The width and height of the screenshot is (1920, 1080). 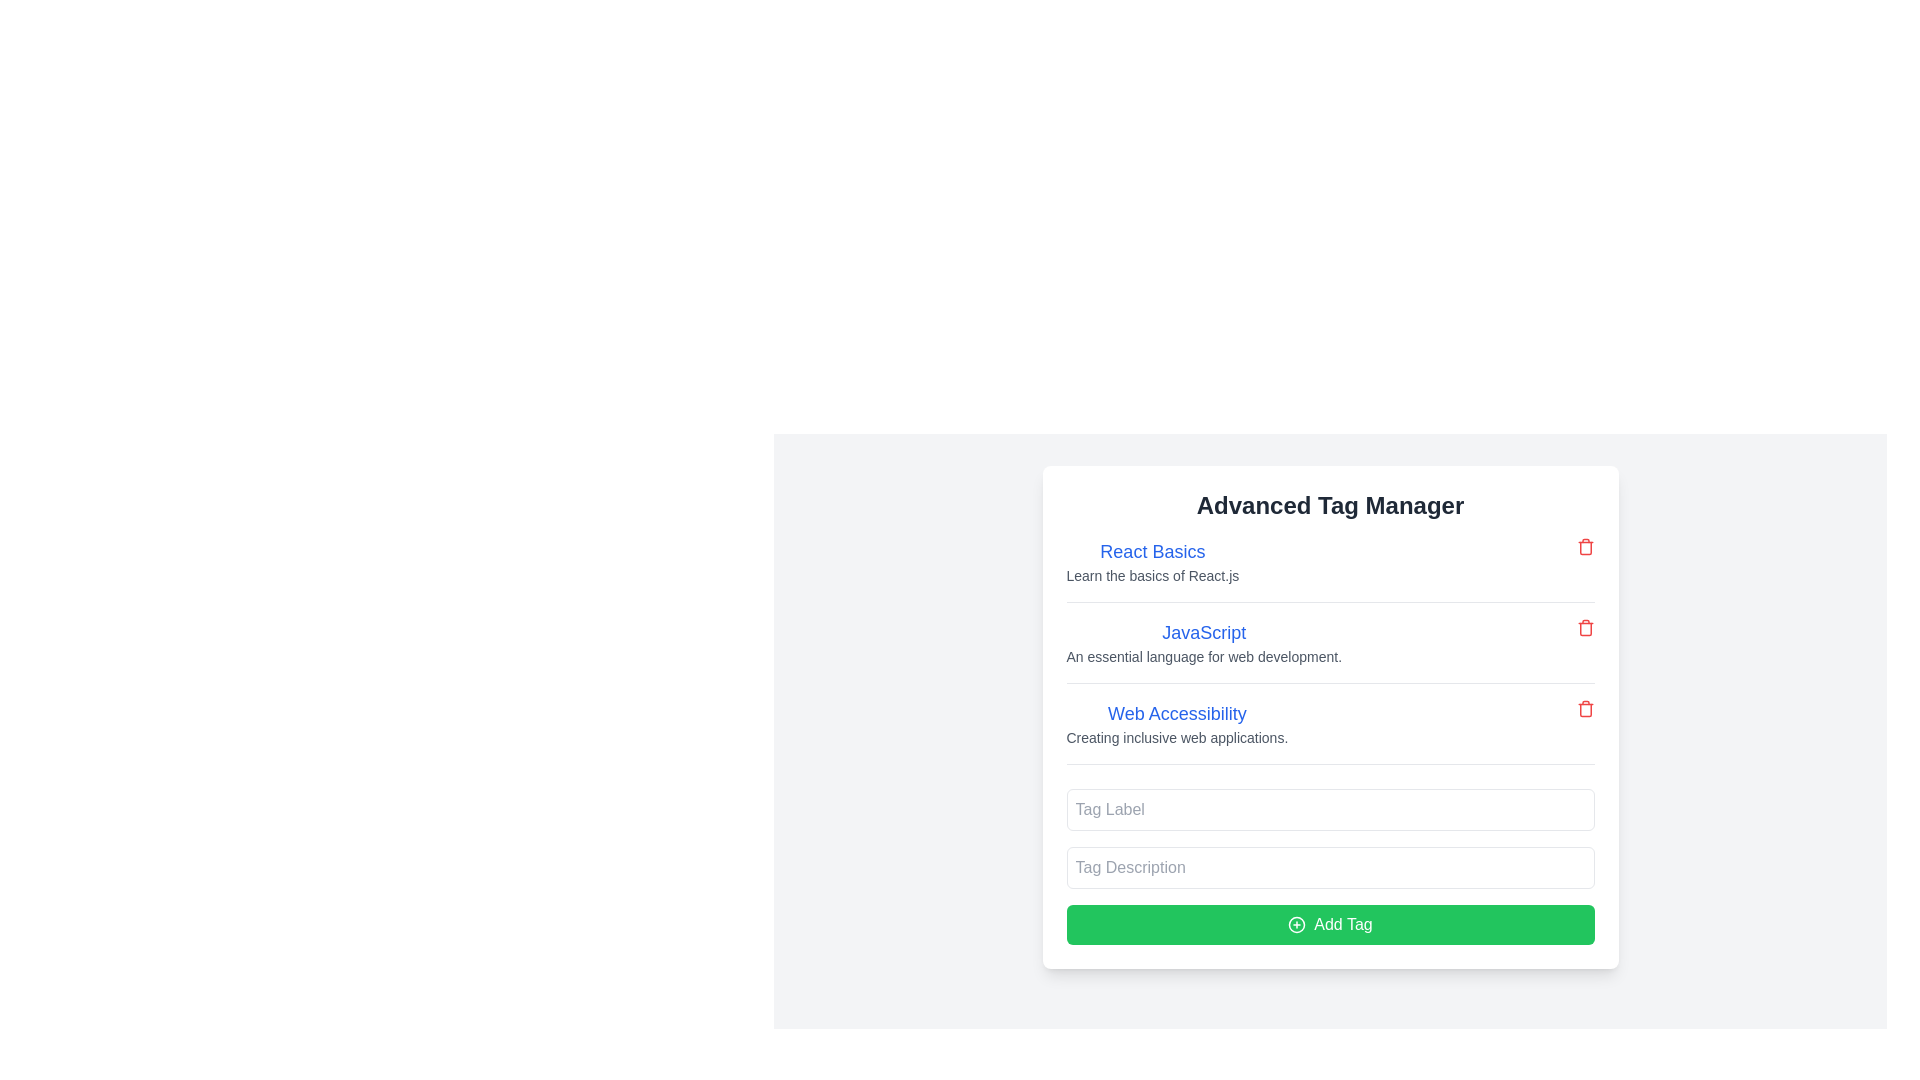 I want to click on the static text that provides additional information about the 'JavaScript' heading, located within the 'Advanced Tag Manager' section, as the second description text below the heading, so click(x=1203, y=656).